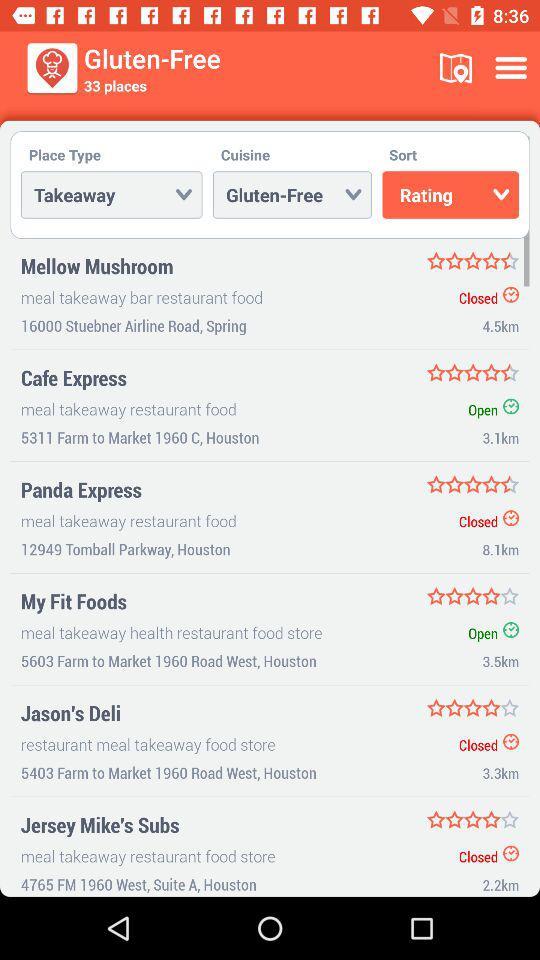 The width and height of the screenshot is (540, 960). Describe the element at coordinates (455, 68) in the screenshot. I see `the item next to the gluten-free icon` at that location.